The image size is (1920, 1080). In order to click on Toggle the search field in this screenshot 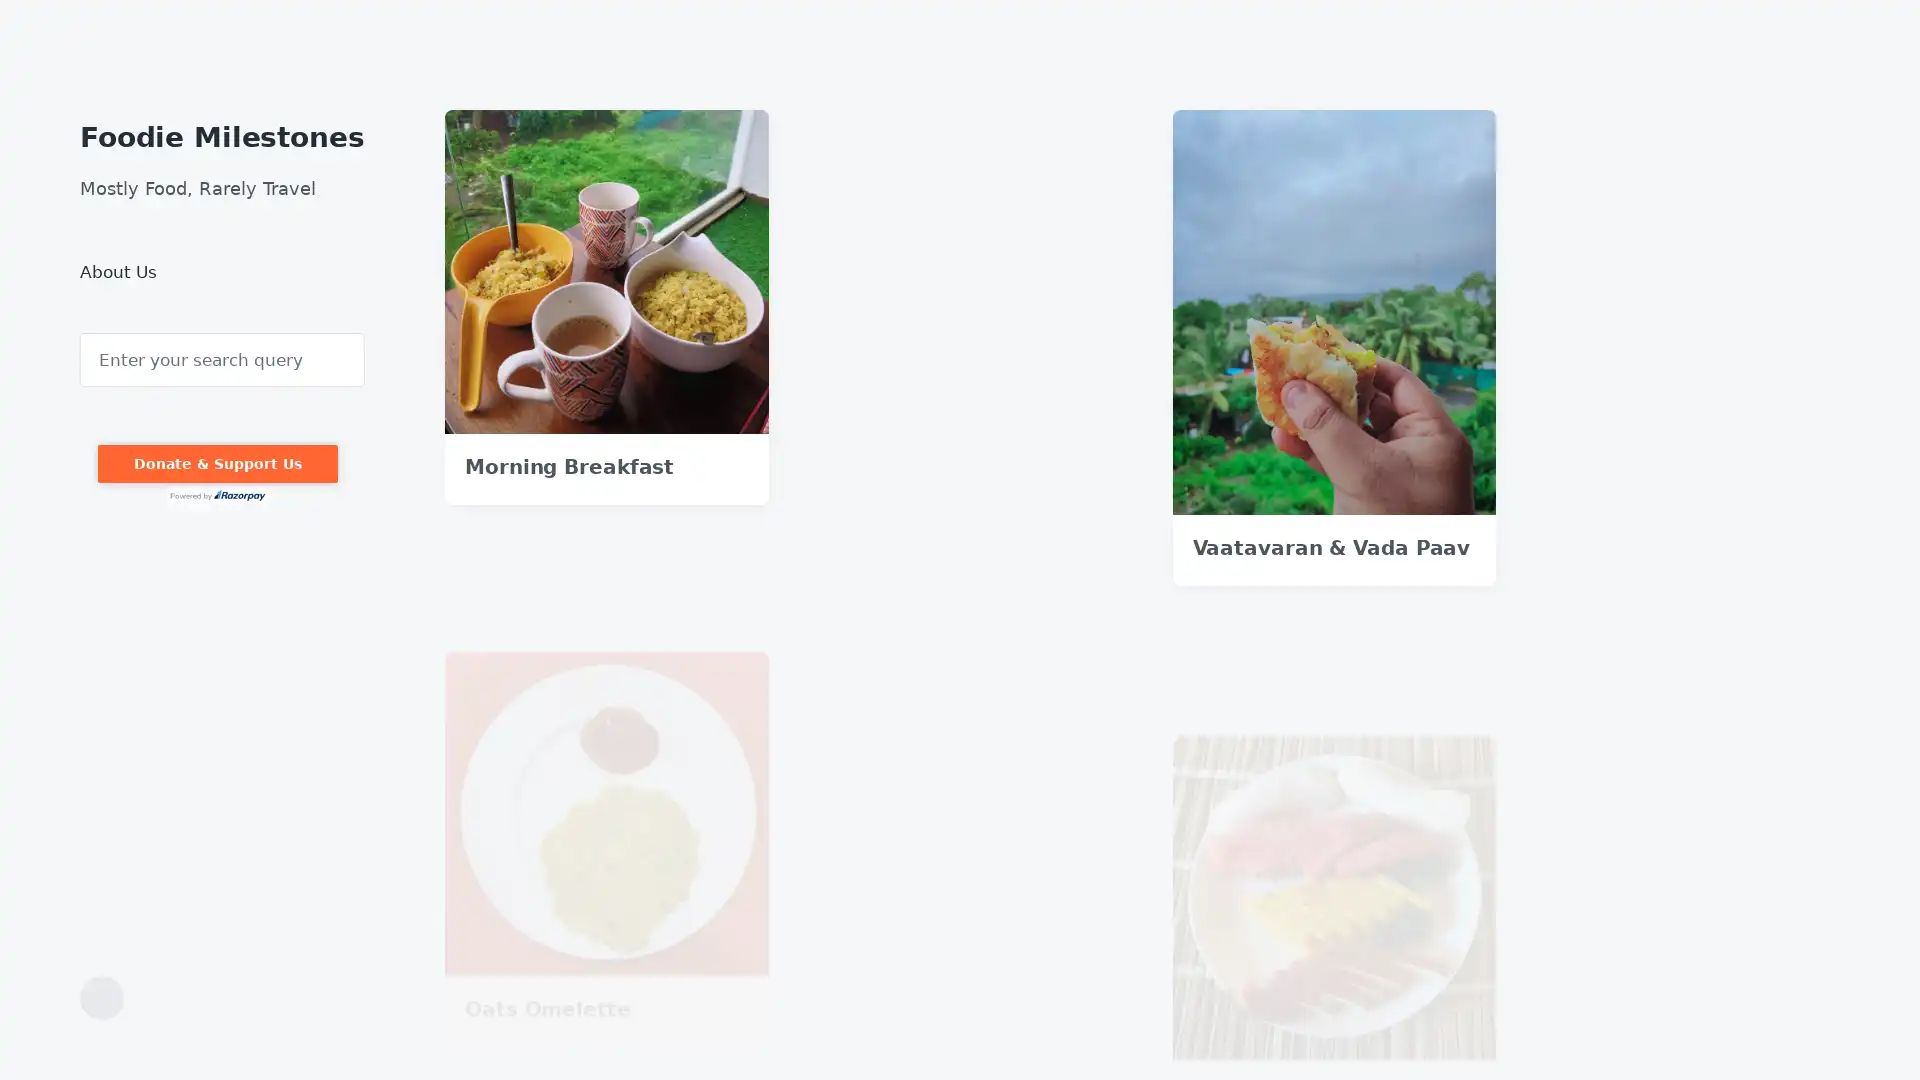, I will do `click(100, 998)`.